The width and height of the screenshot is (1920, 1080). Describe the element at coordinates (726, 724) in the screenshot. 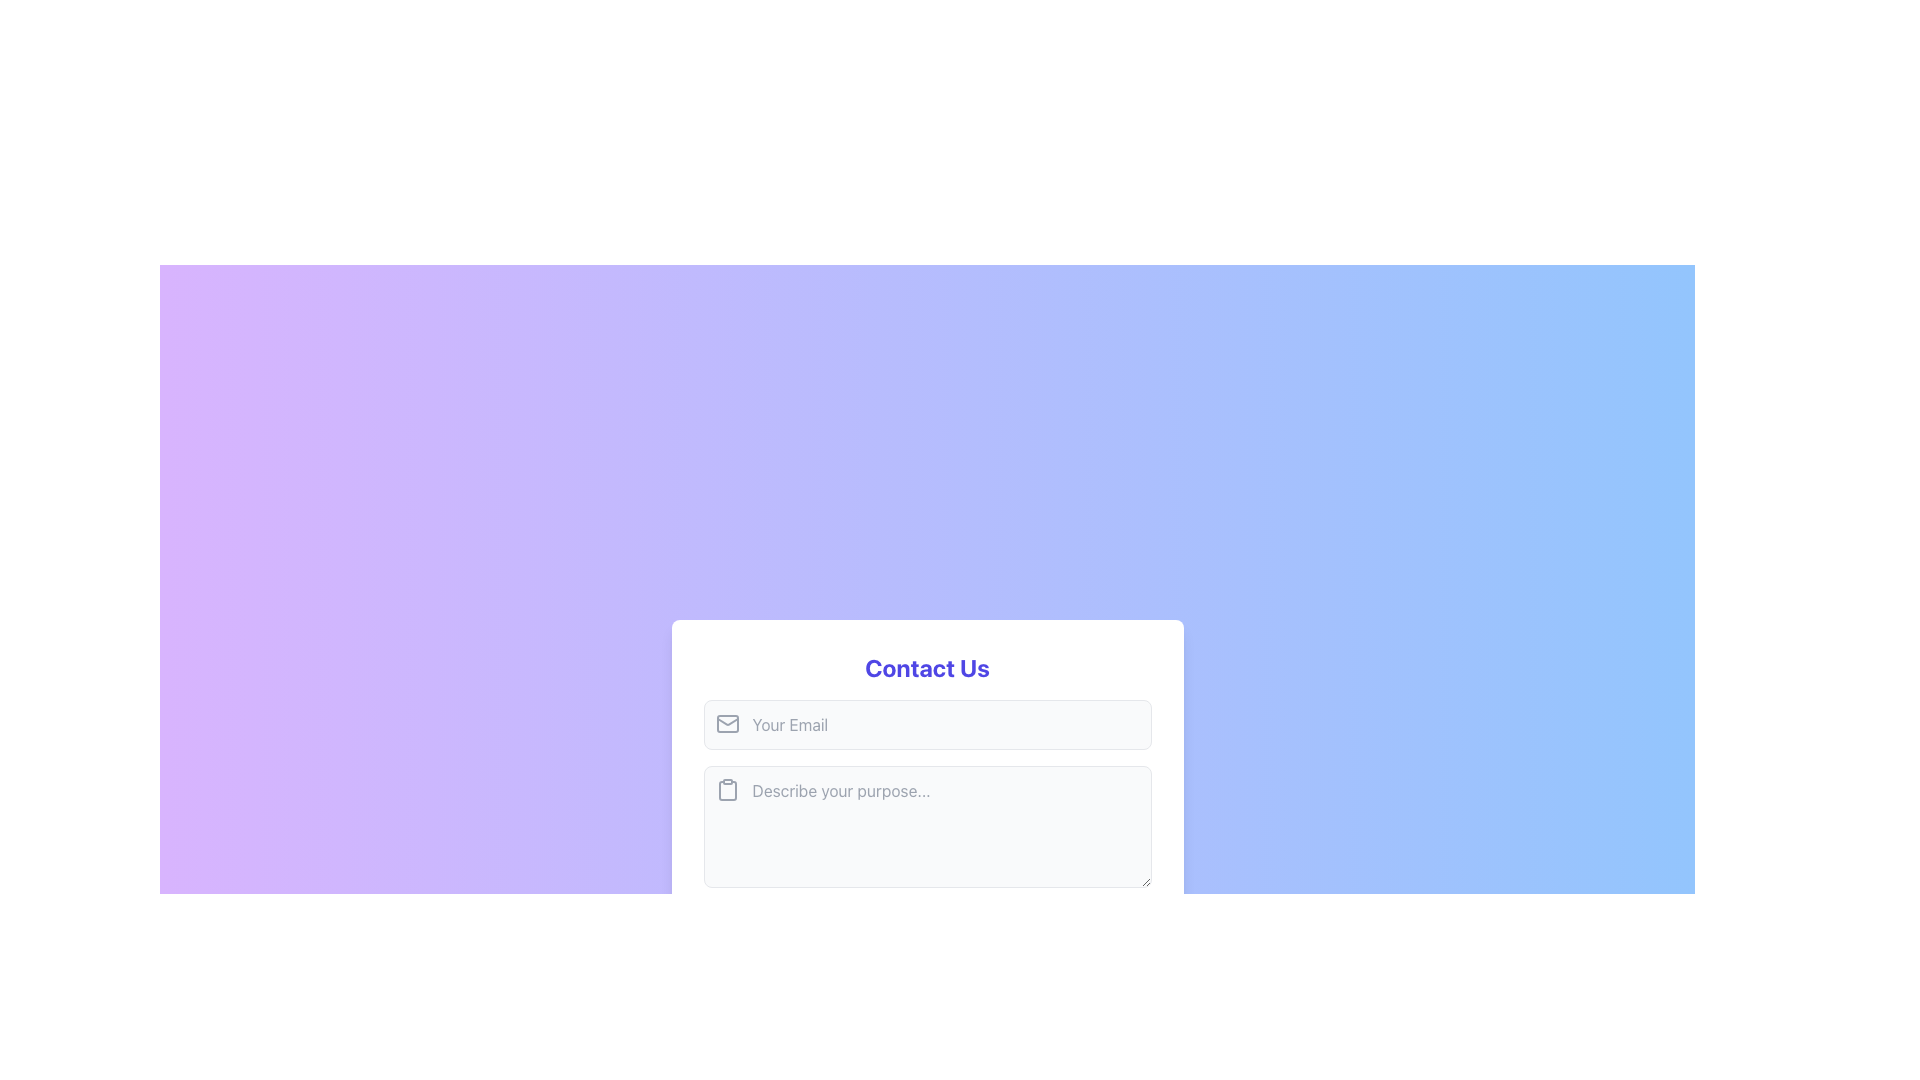

I see `the email input field icon, which visually indicates the purpose of the email input field and is positioned to the left of it` at that location.